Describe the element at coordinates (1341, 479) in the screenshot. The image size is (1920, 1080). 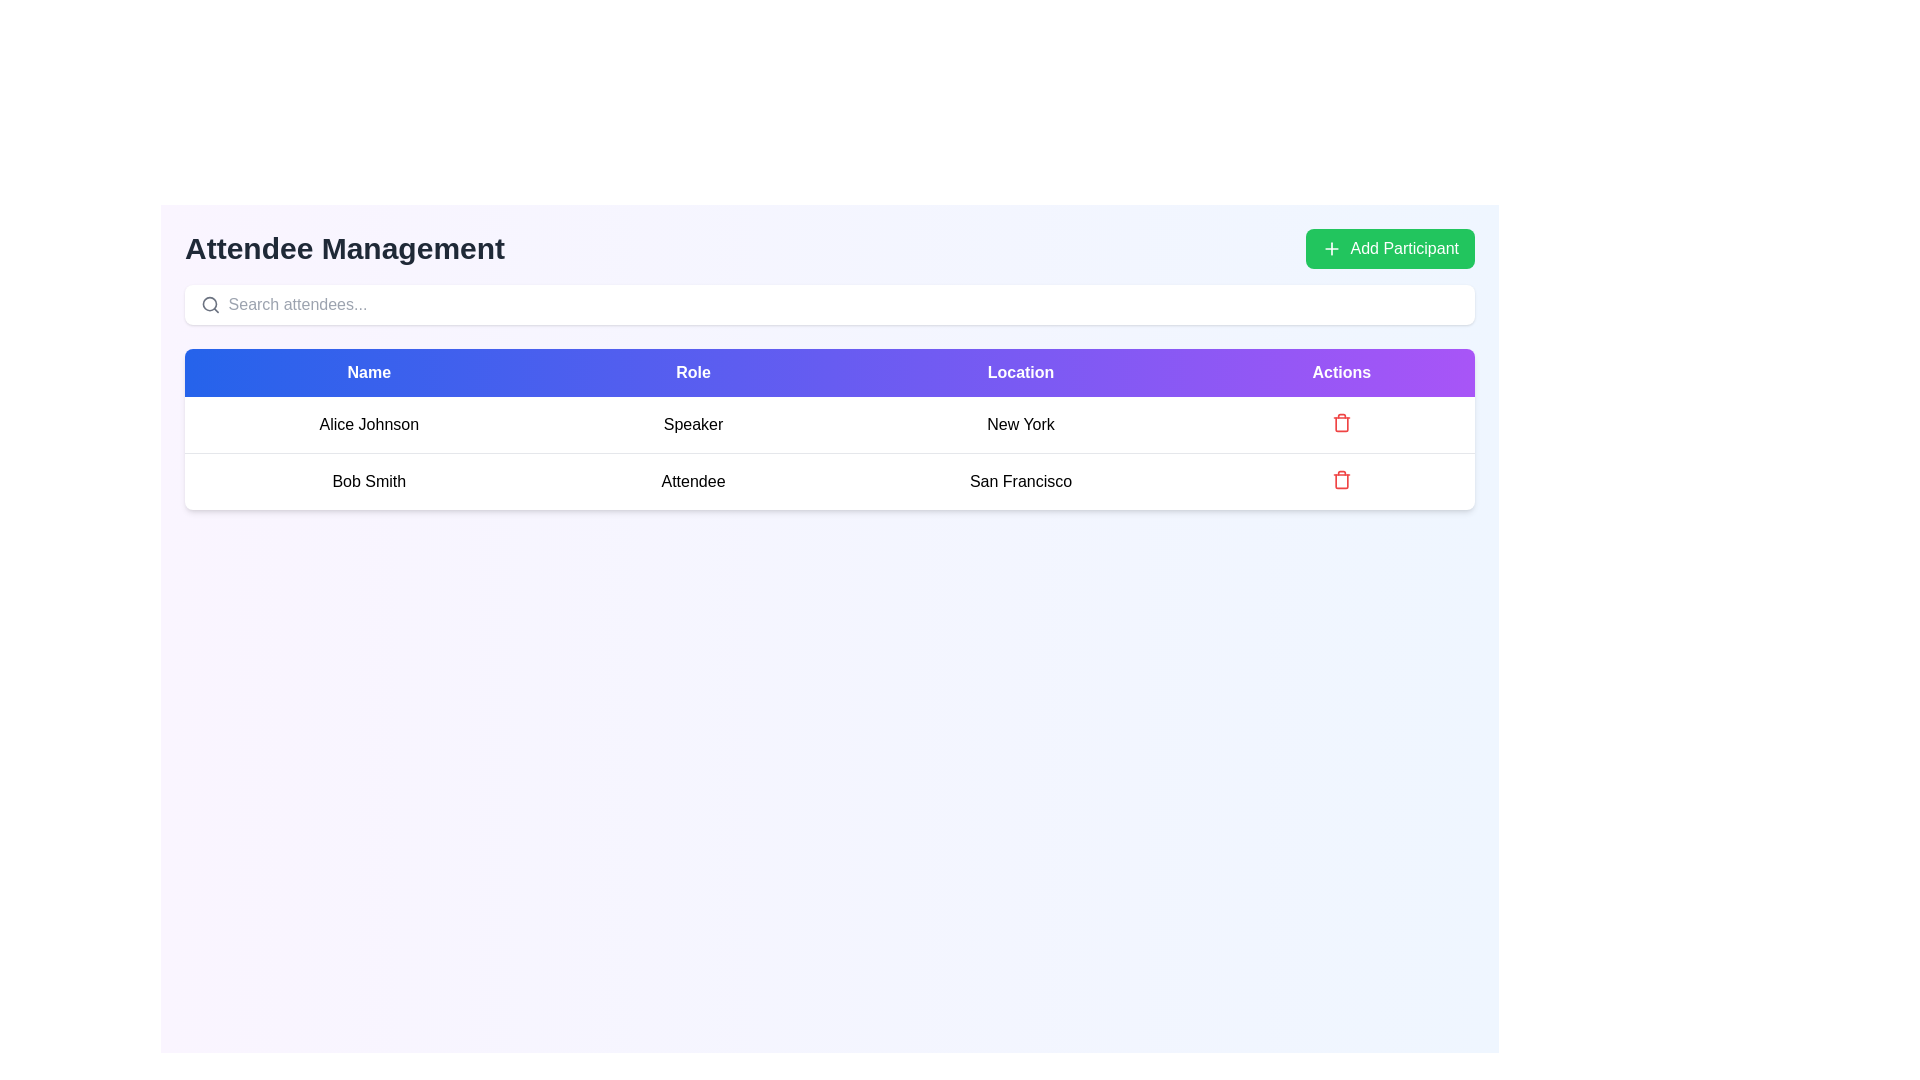
I see `the delete button associated with the 'Bob Smith' attendee entry` at that location.